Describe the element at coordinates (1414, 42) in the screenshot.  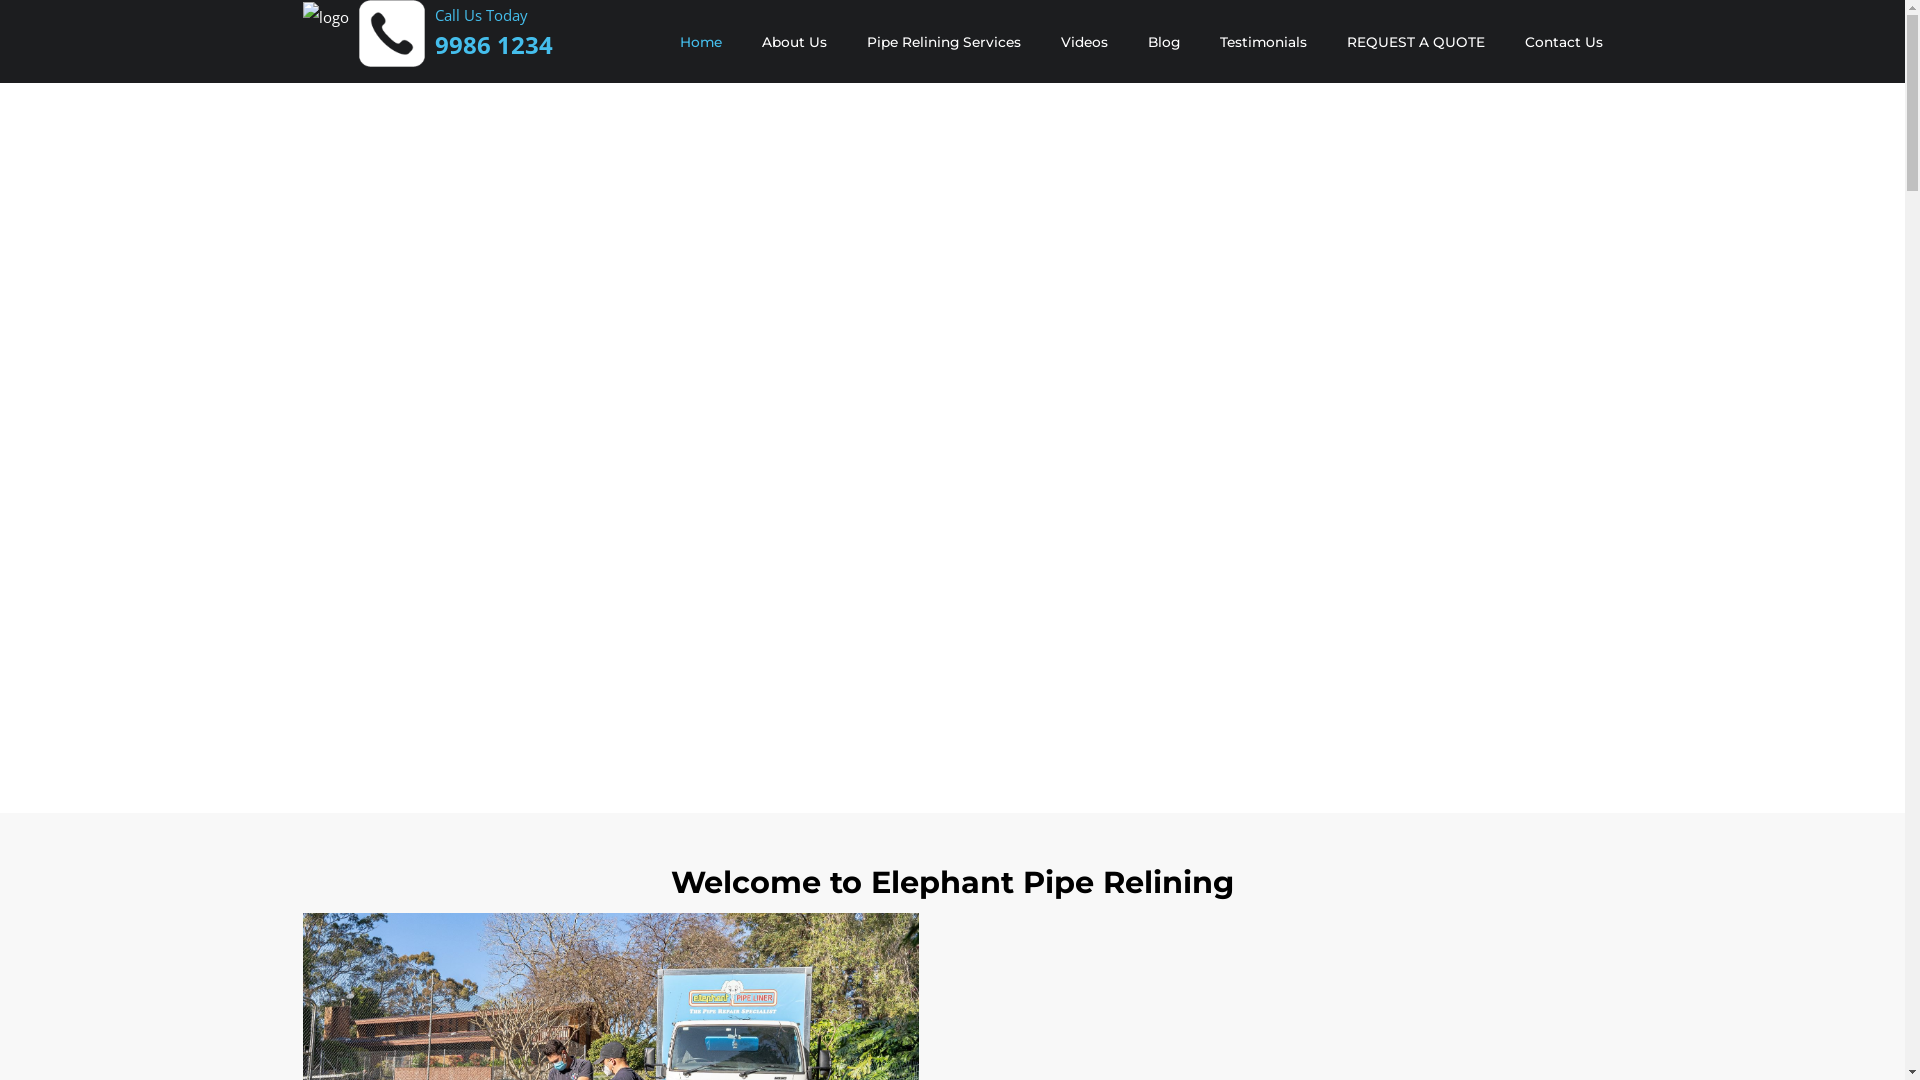
I see `'REQUEST A QUOTE'` at that location.